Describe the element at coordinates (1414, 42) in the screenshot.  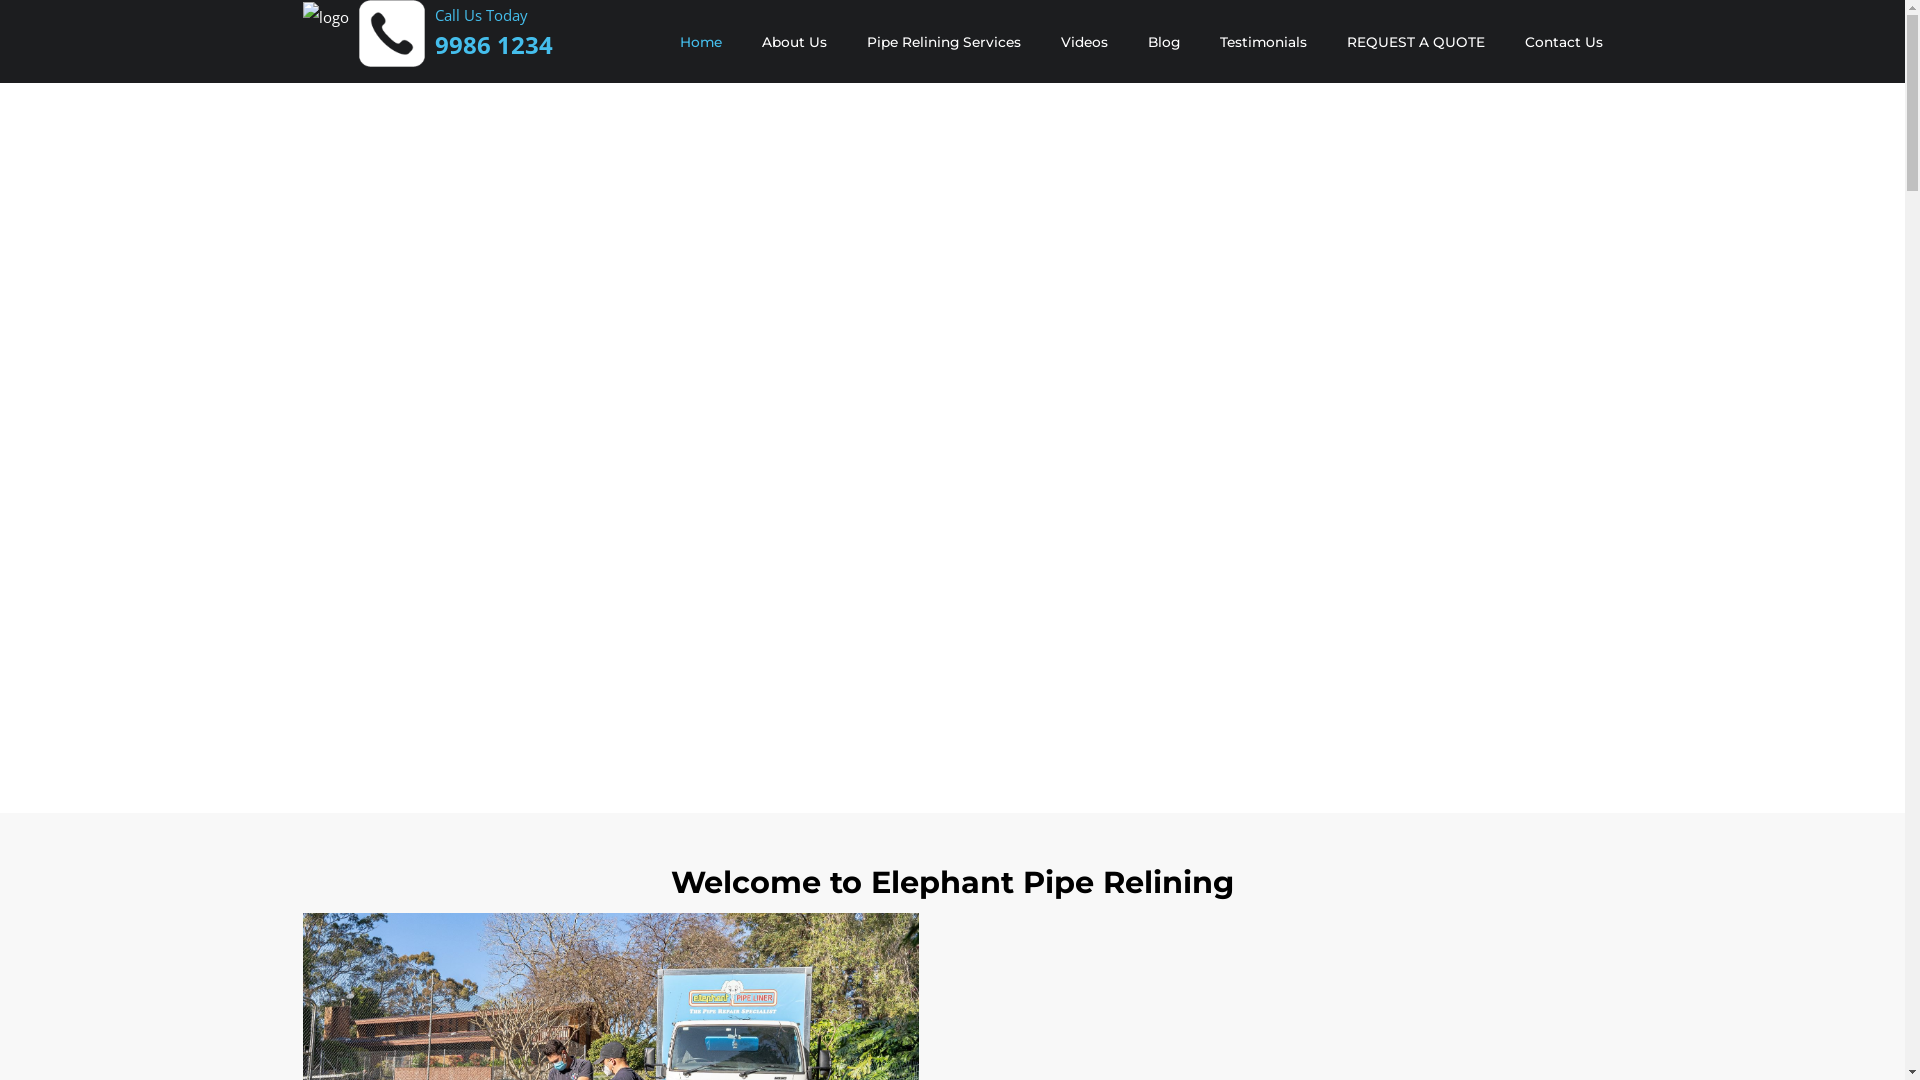
I see `'REQUEST A QUOTE'` at that location.